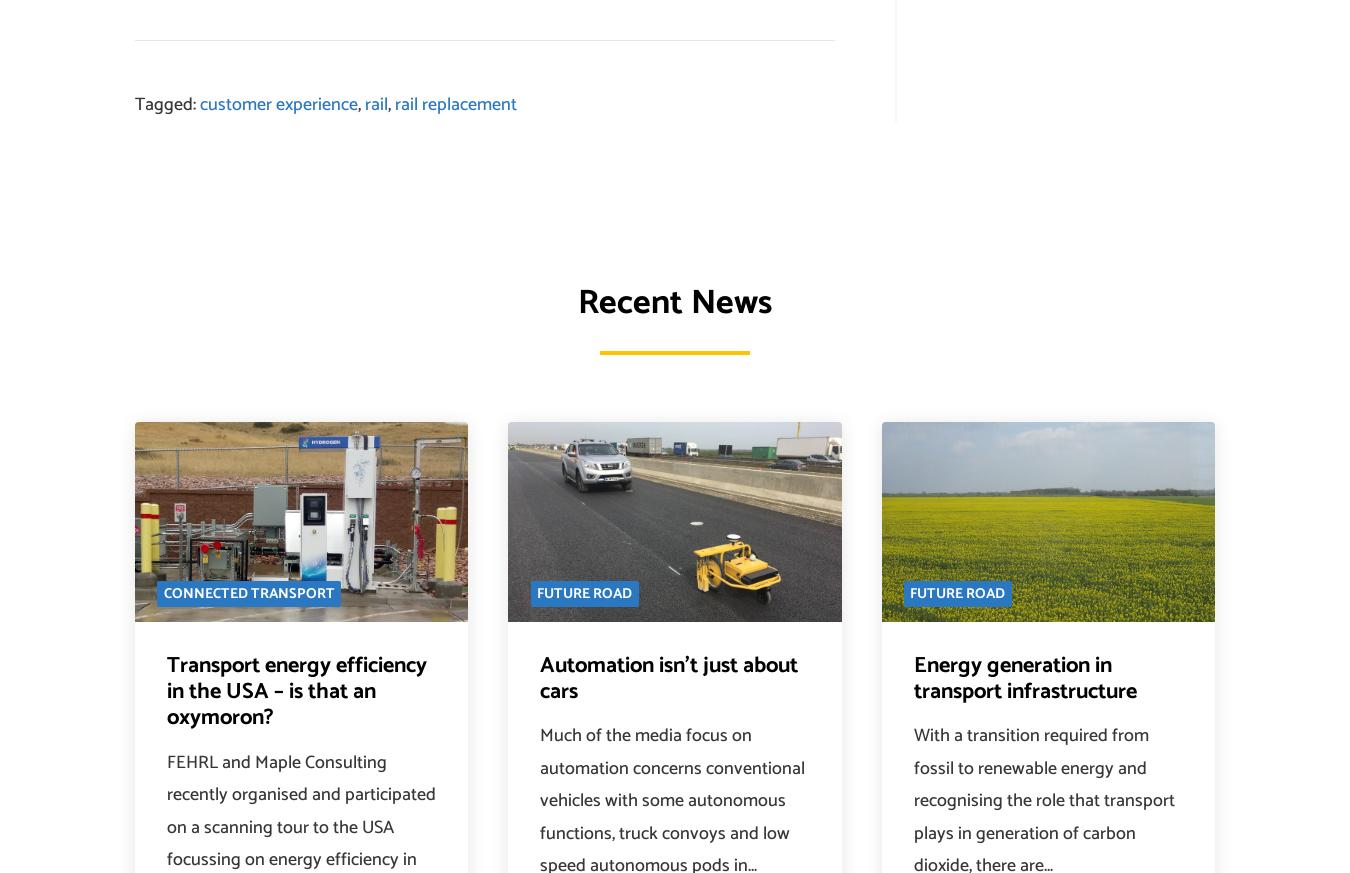 The width and height of the screenshot is (1350, 873). Describe the element at coordinates (669, 678) in the screenshot. I see `'Automation isn’t just about cars'` at that location.